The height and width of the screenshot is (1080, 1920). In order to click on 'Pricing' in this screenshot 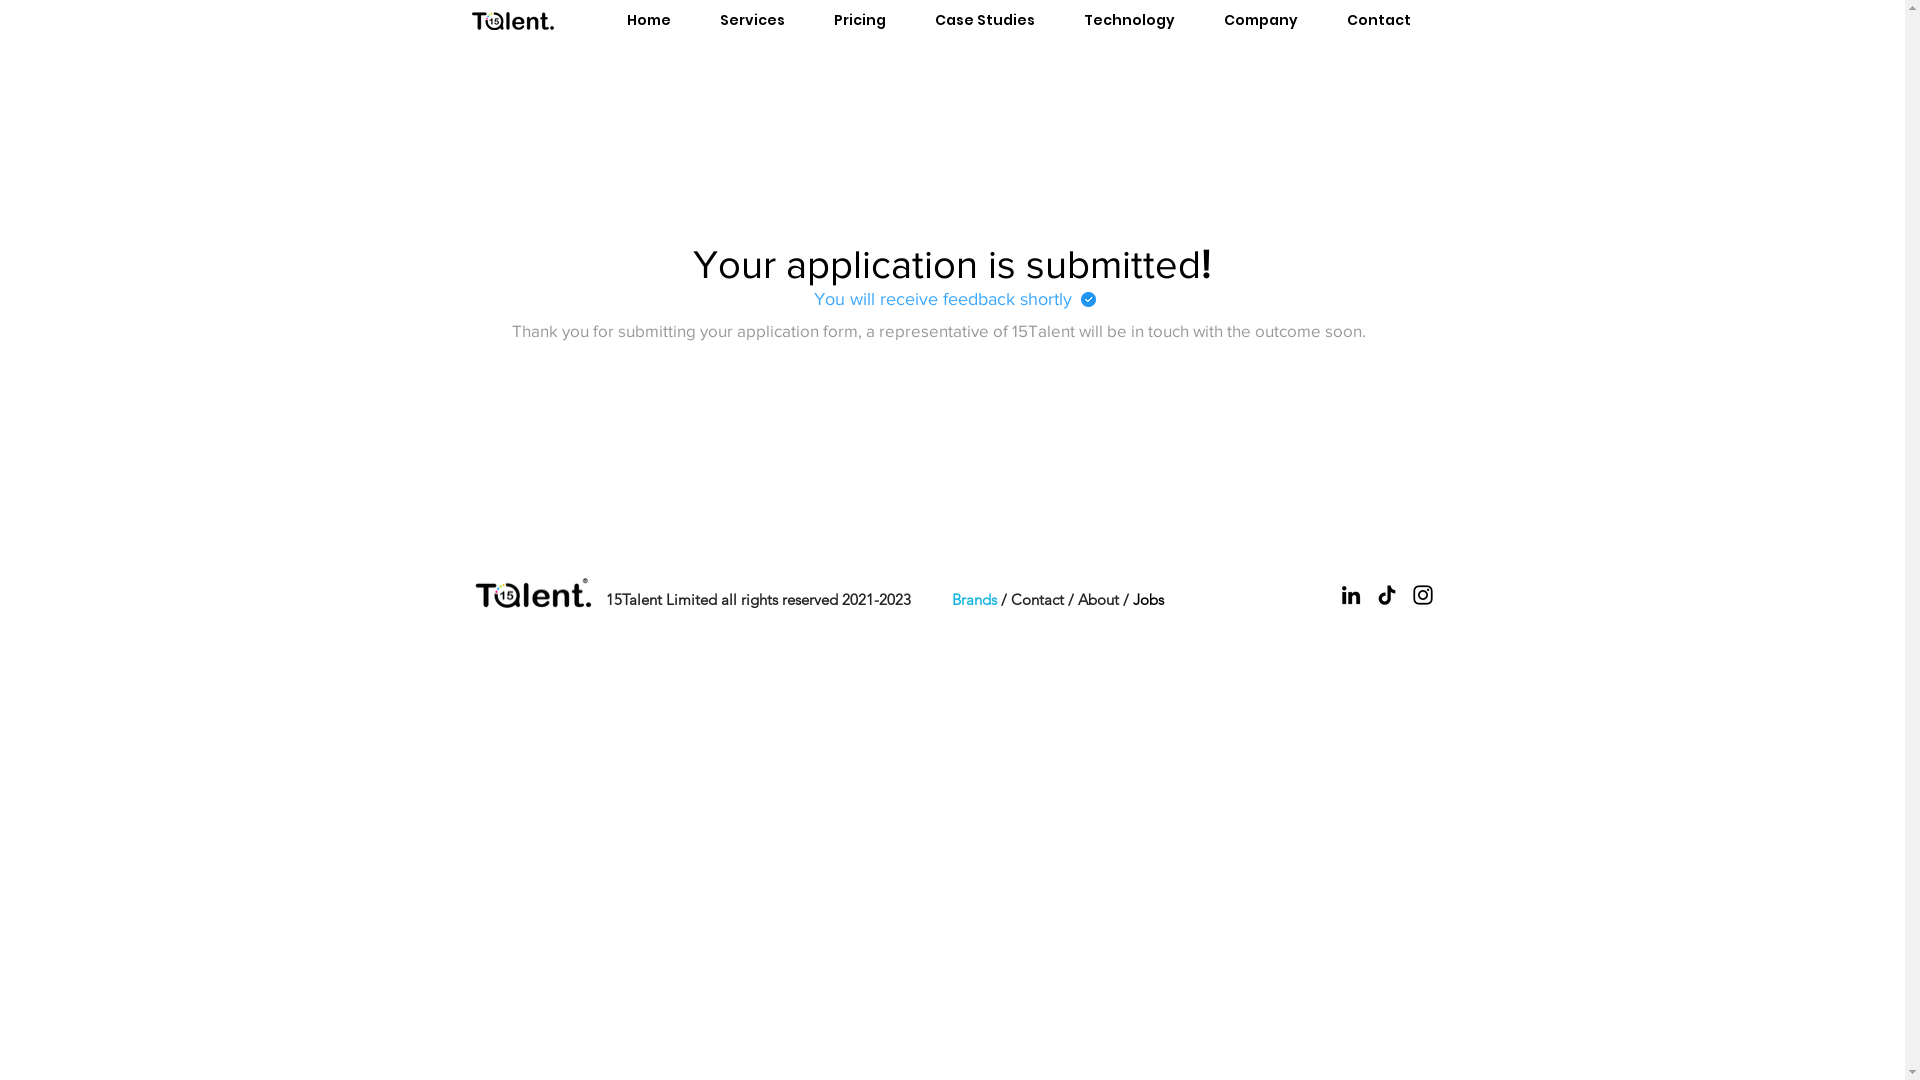, I will do `click(860, 20)`.